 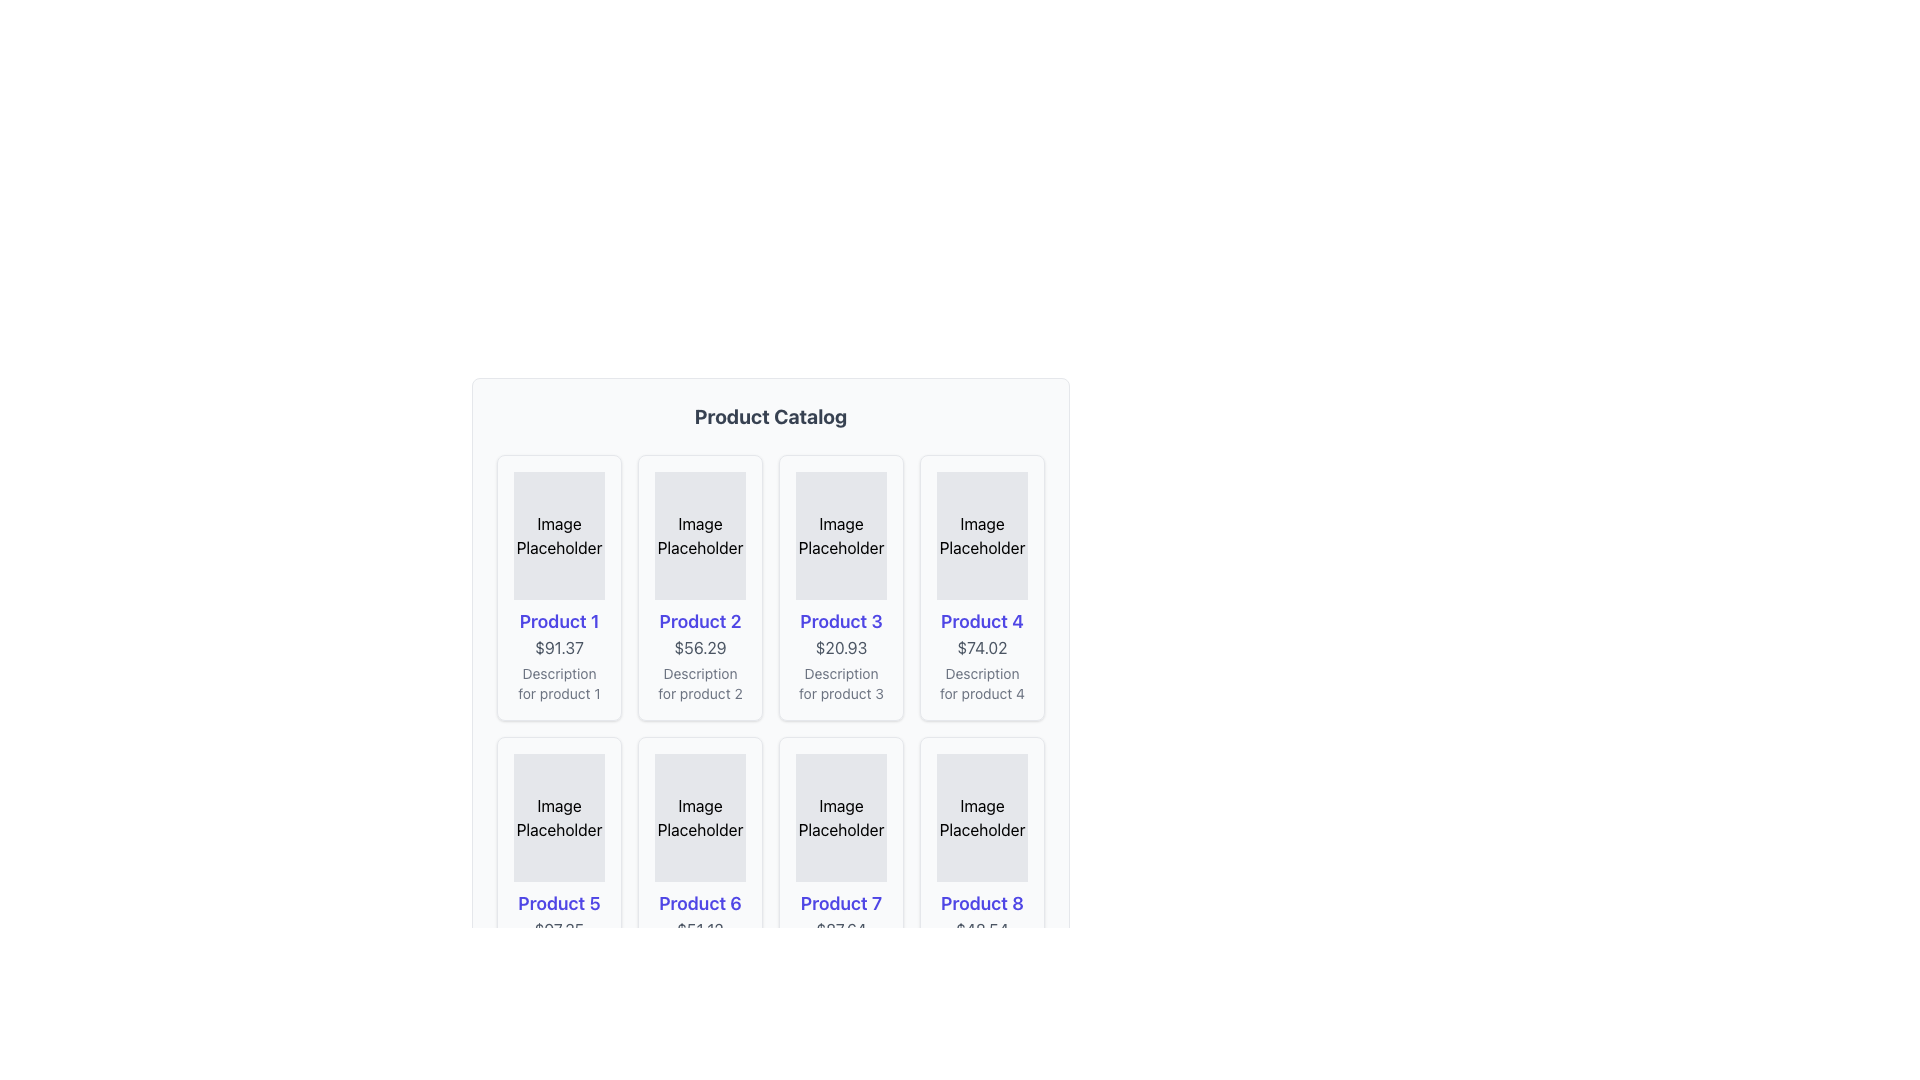 What do you see at coordinates (700, 648) in the screenshot?
I see `the text label displaying the price '$56.29' of 'Product 2', which is located below the product title and above its description` at bounding box center [700, 648].